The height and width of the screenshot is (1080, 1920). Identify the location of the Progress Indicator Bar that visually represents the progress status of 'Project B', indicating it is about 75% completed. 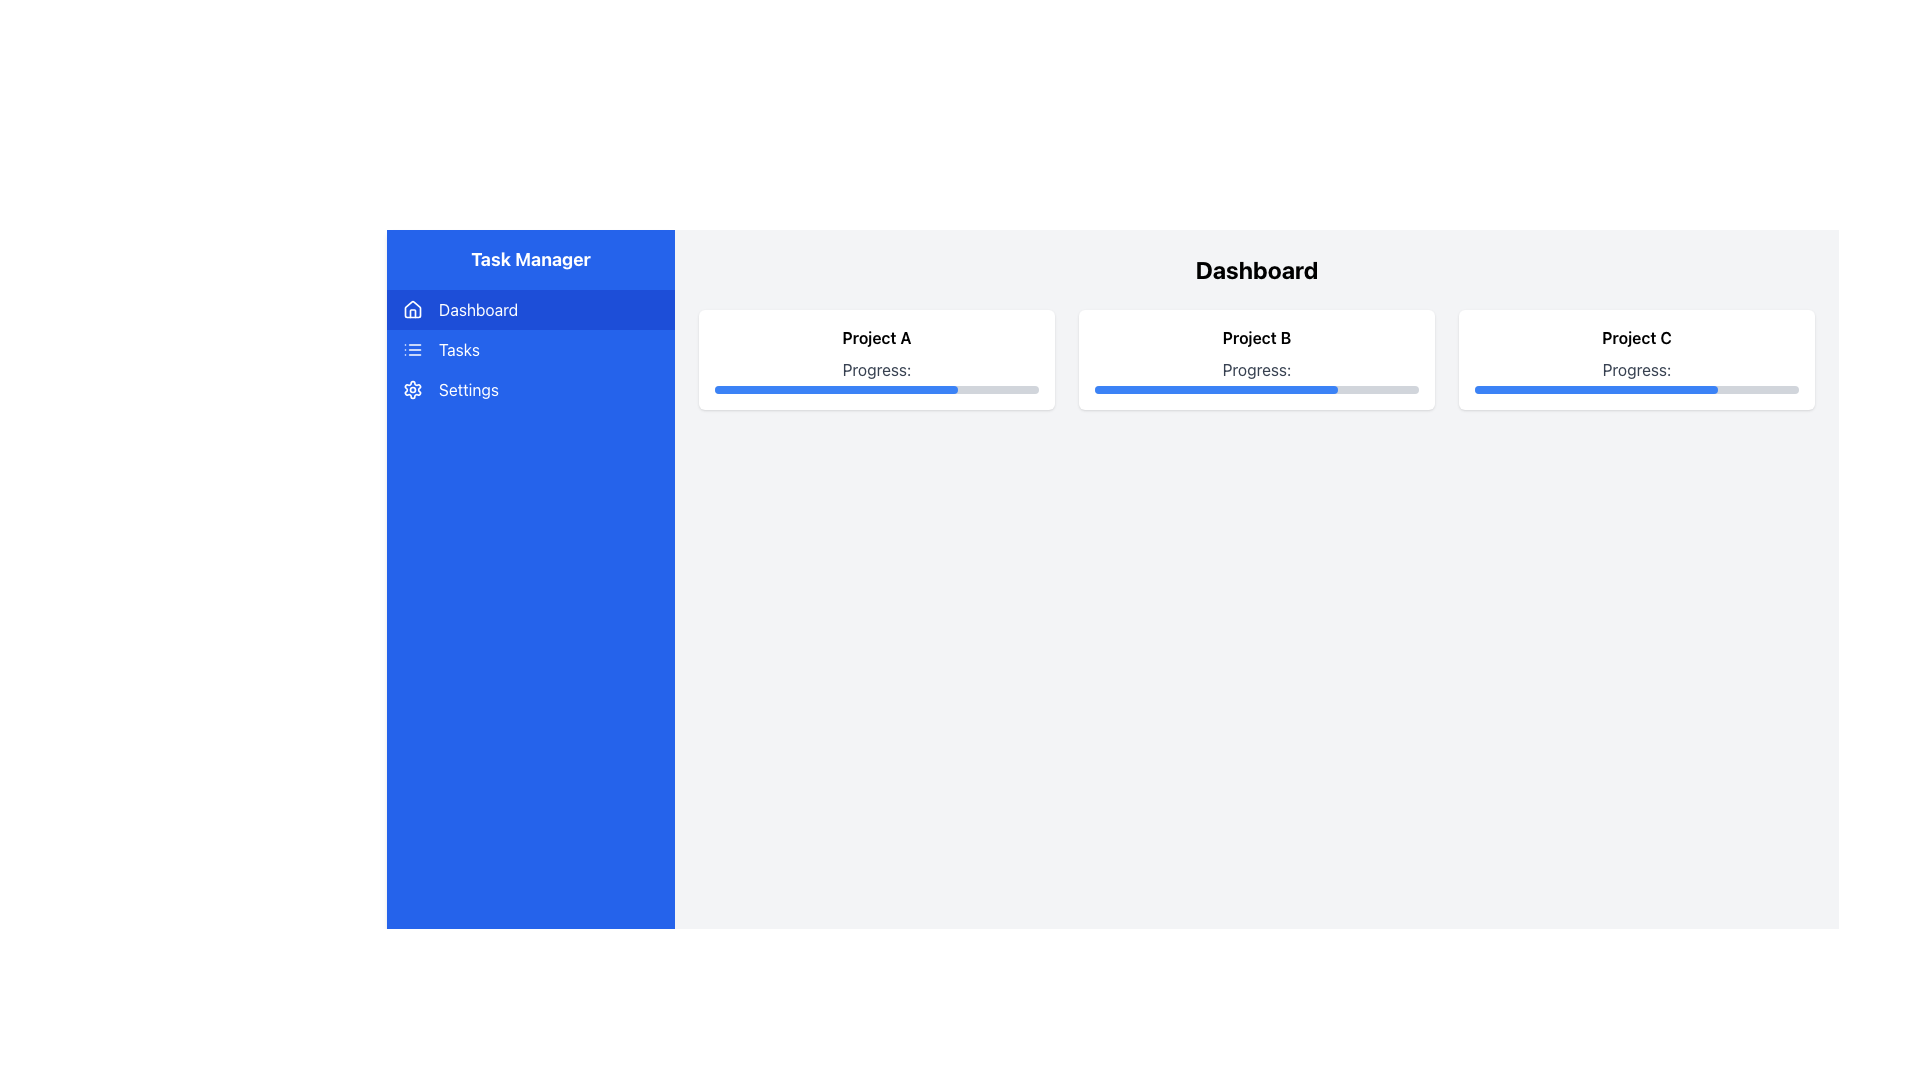
(1215, 389).